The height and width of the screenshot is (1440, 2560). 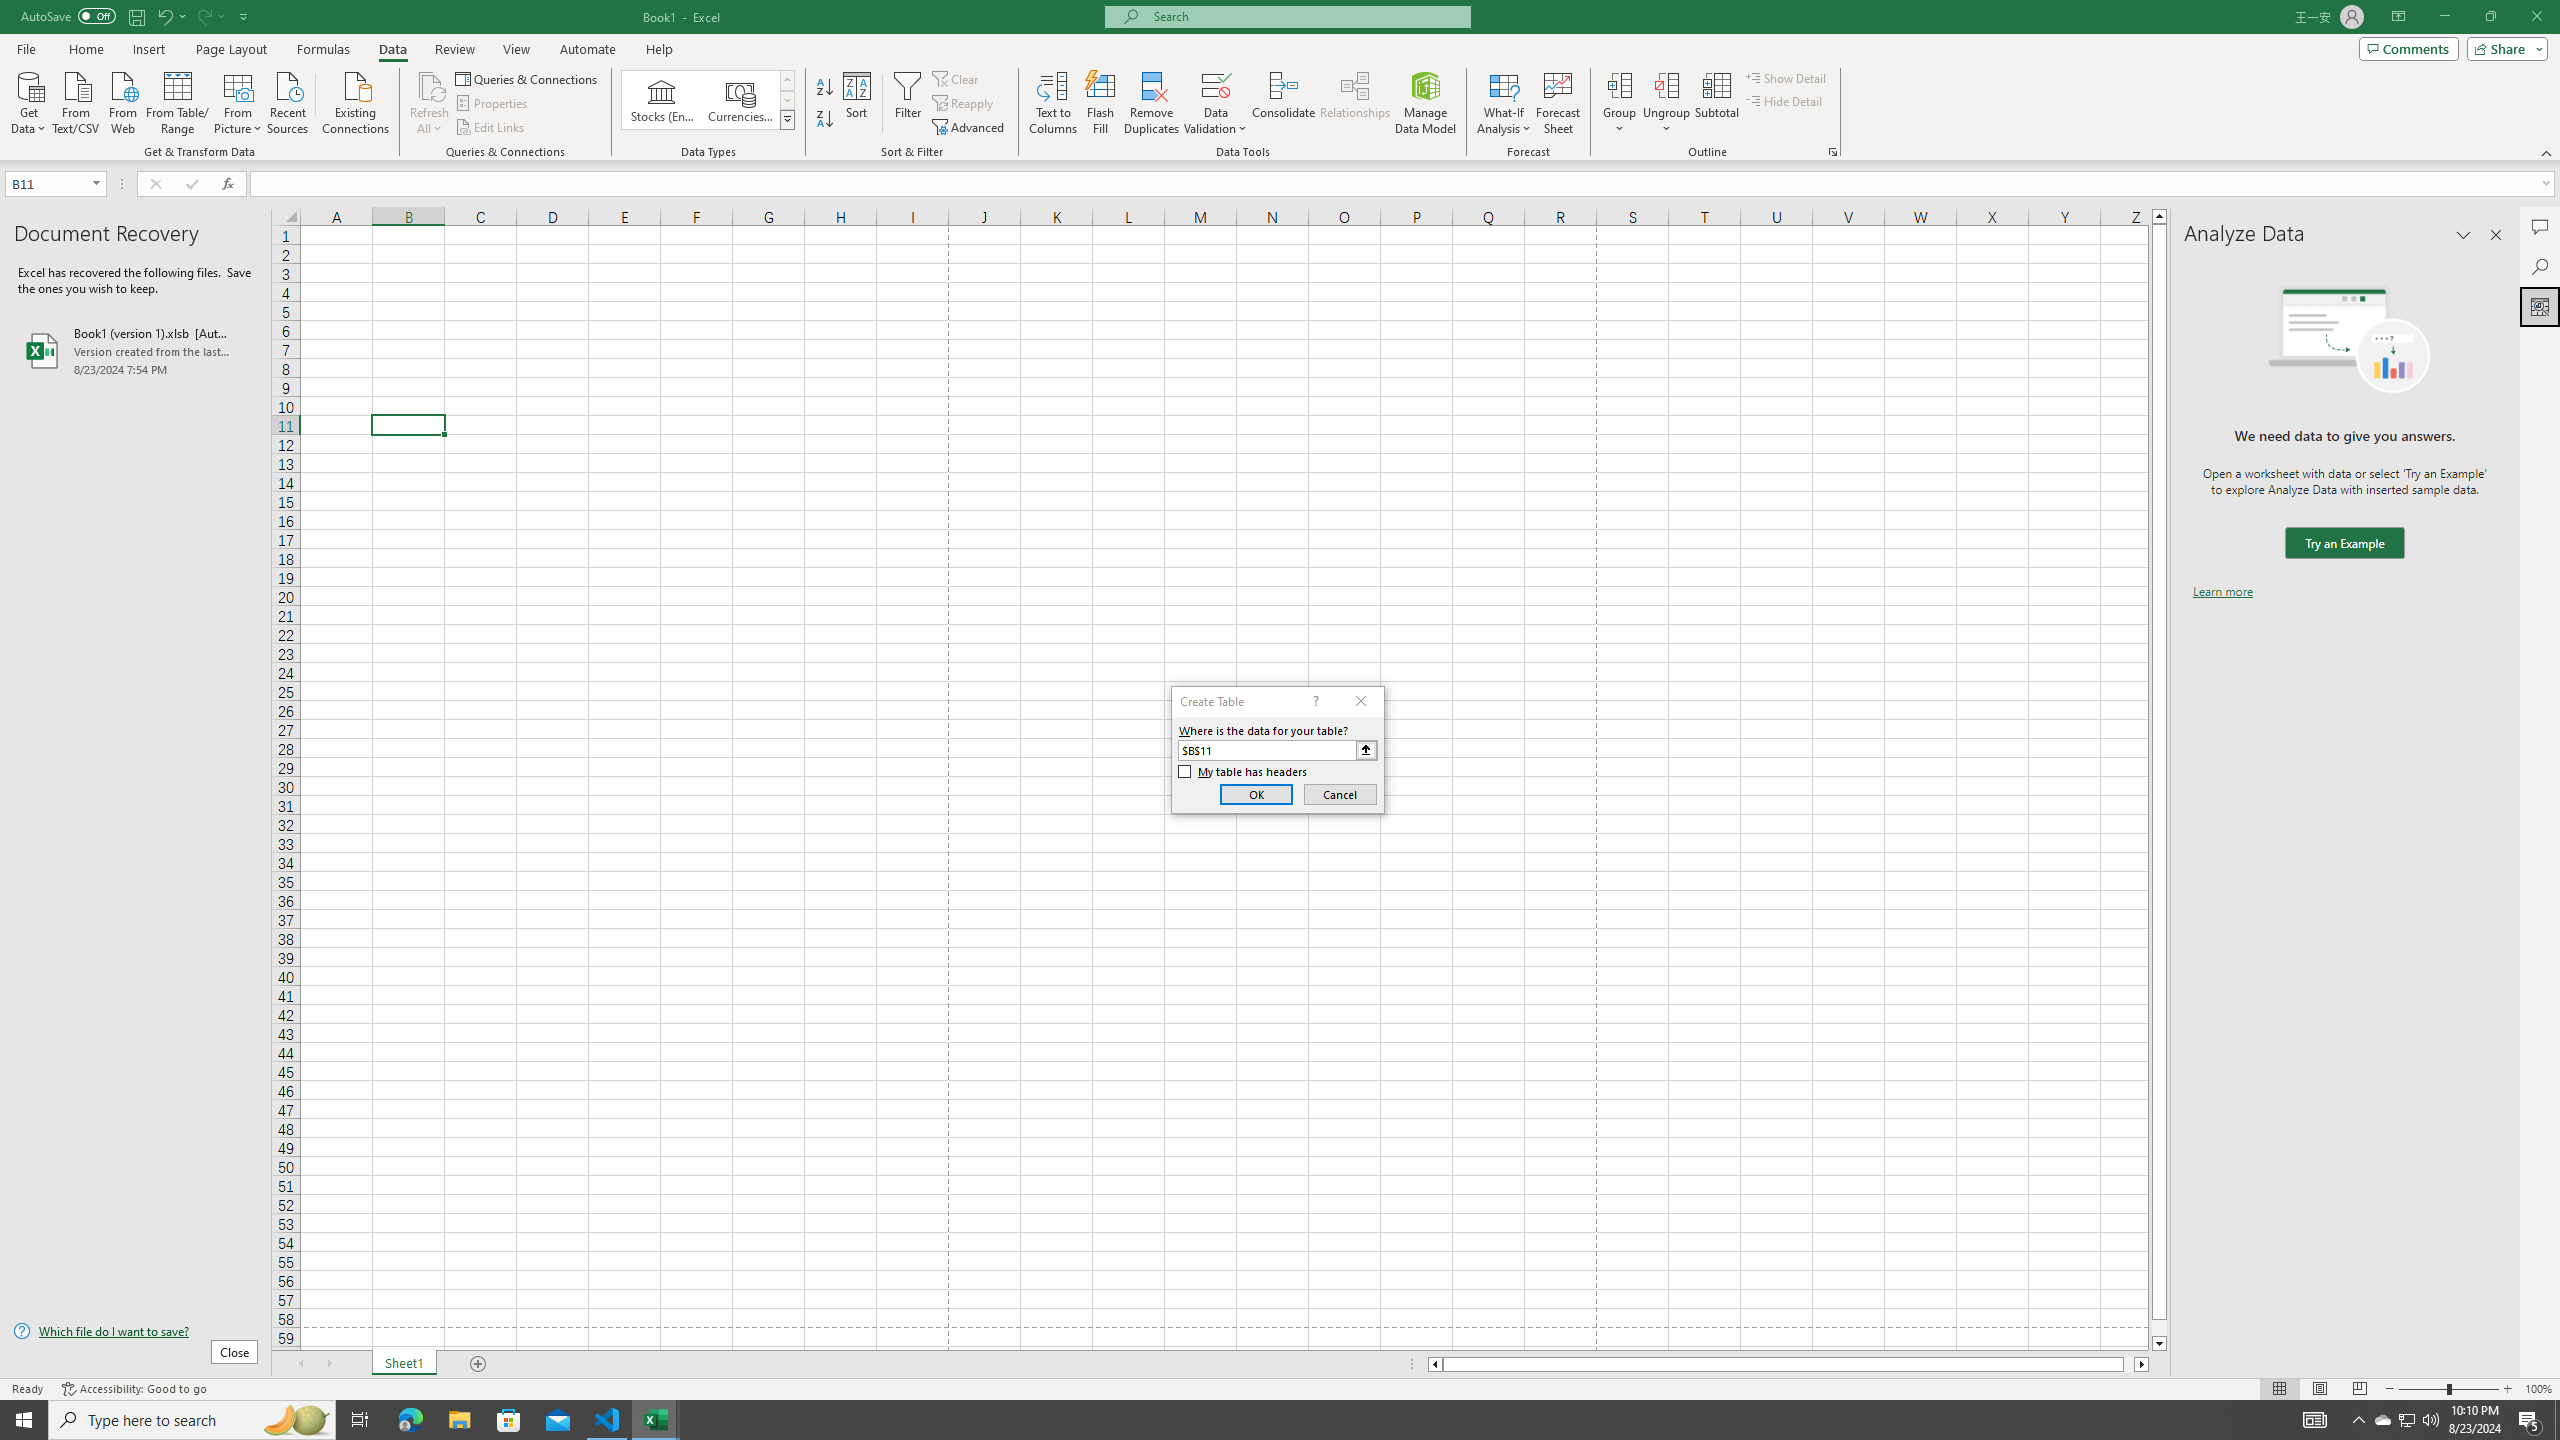 I want to click on 'Currencies (English)', so click(x=738, y=99).